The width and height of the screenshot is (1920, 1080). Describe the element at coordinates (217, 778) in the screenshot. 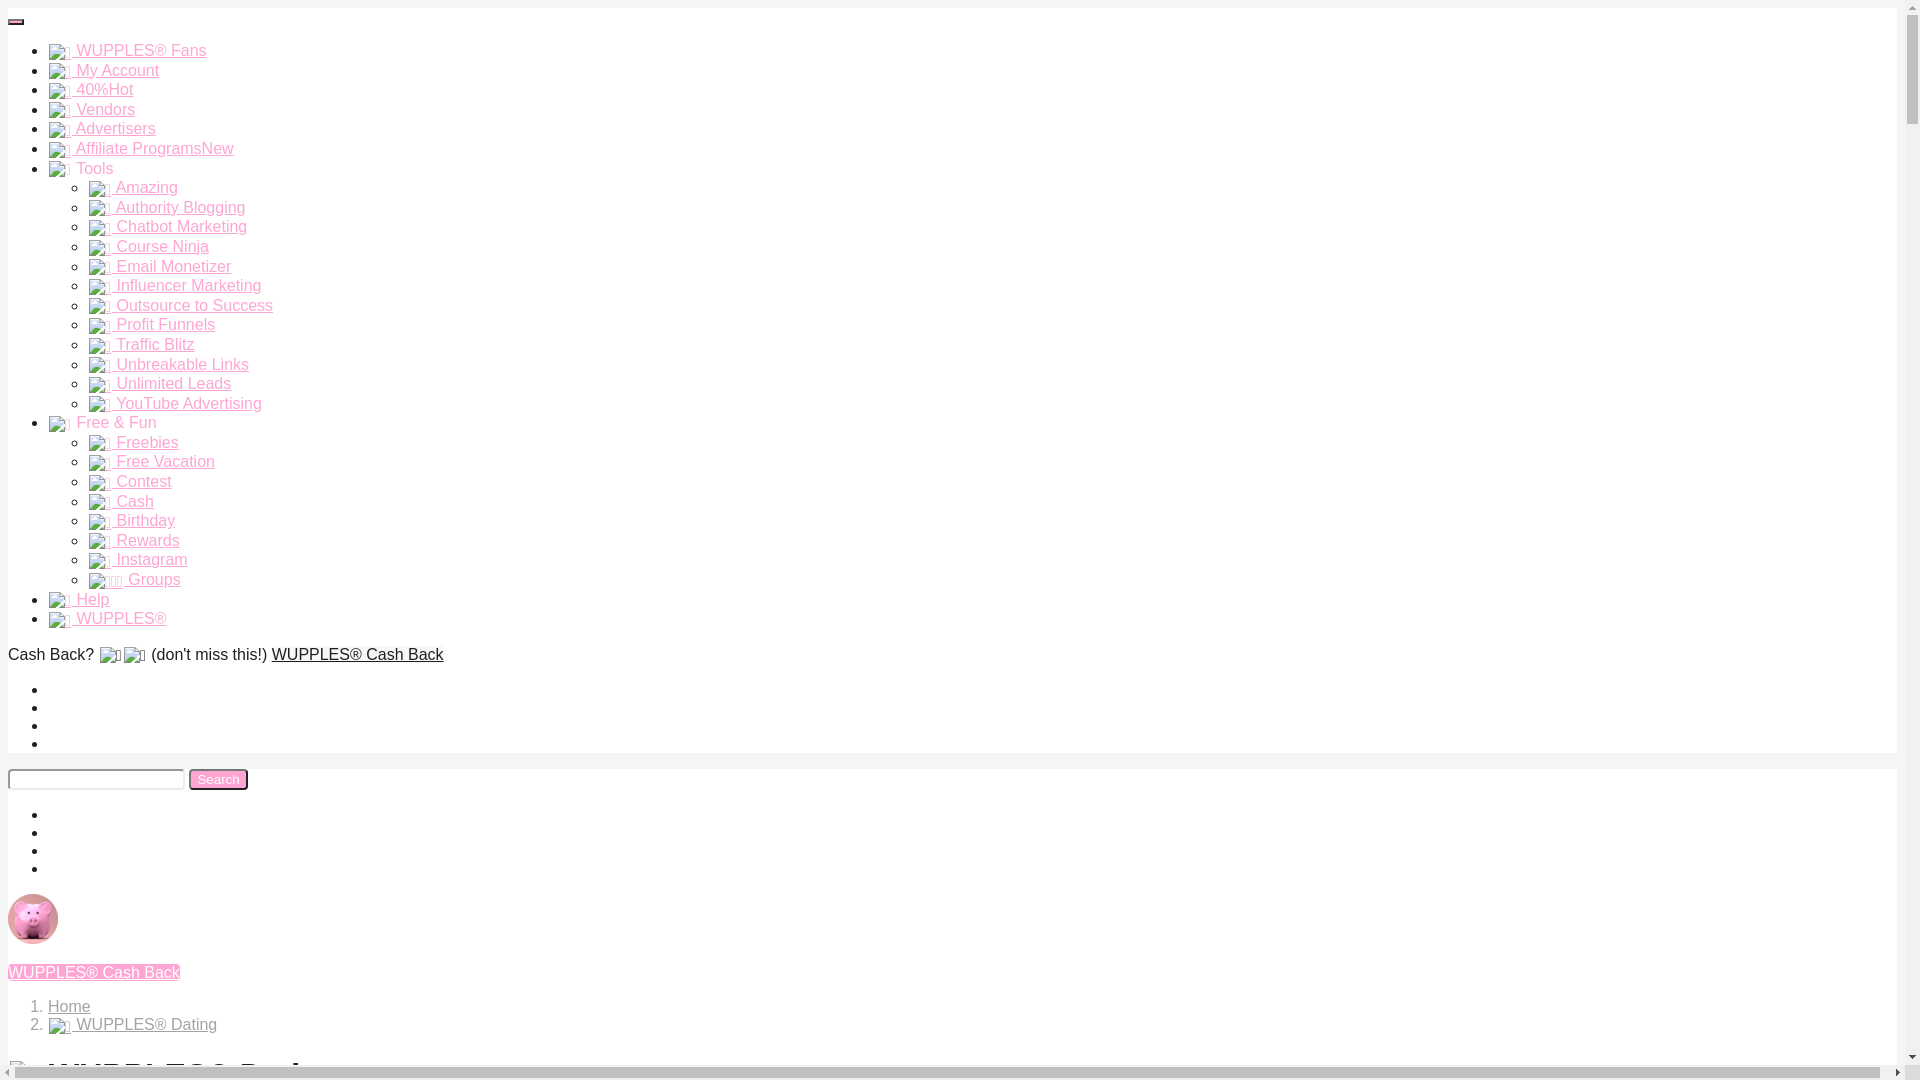

I see `'Search'` at that location.